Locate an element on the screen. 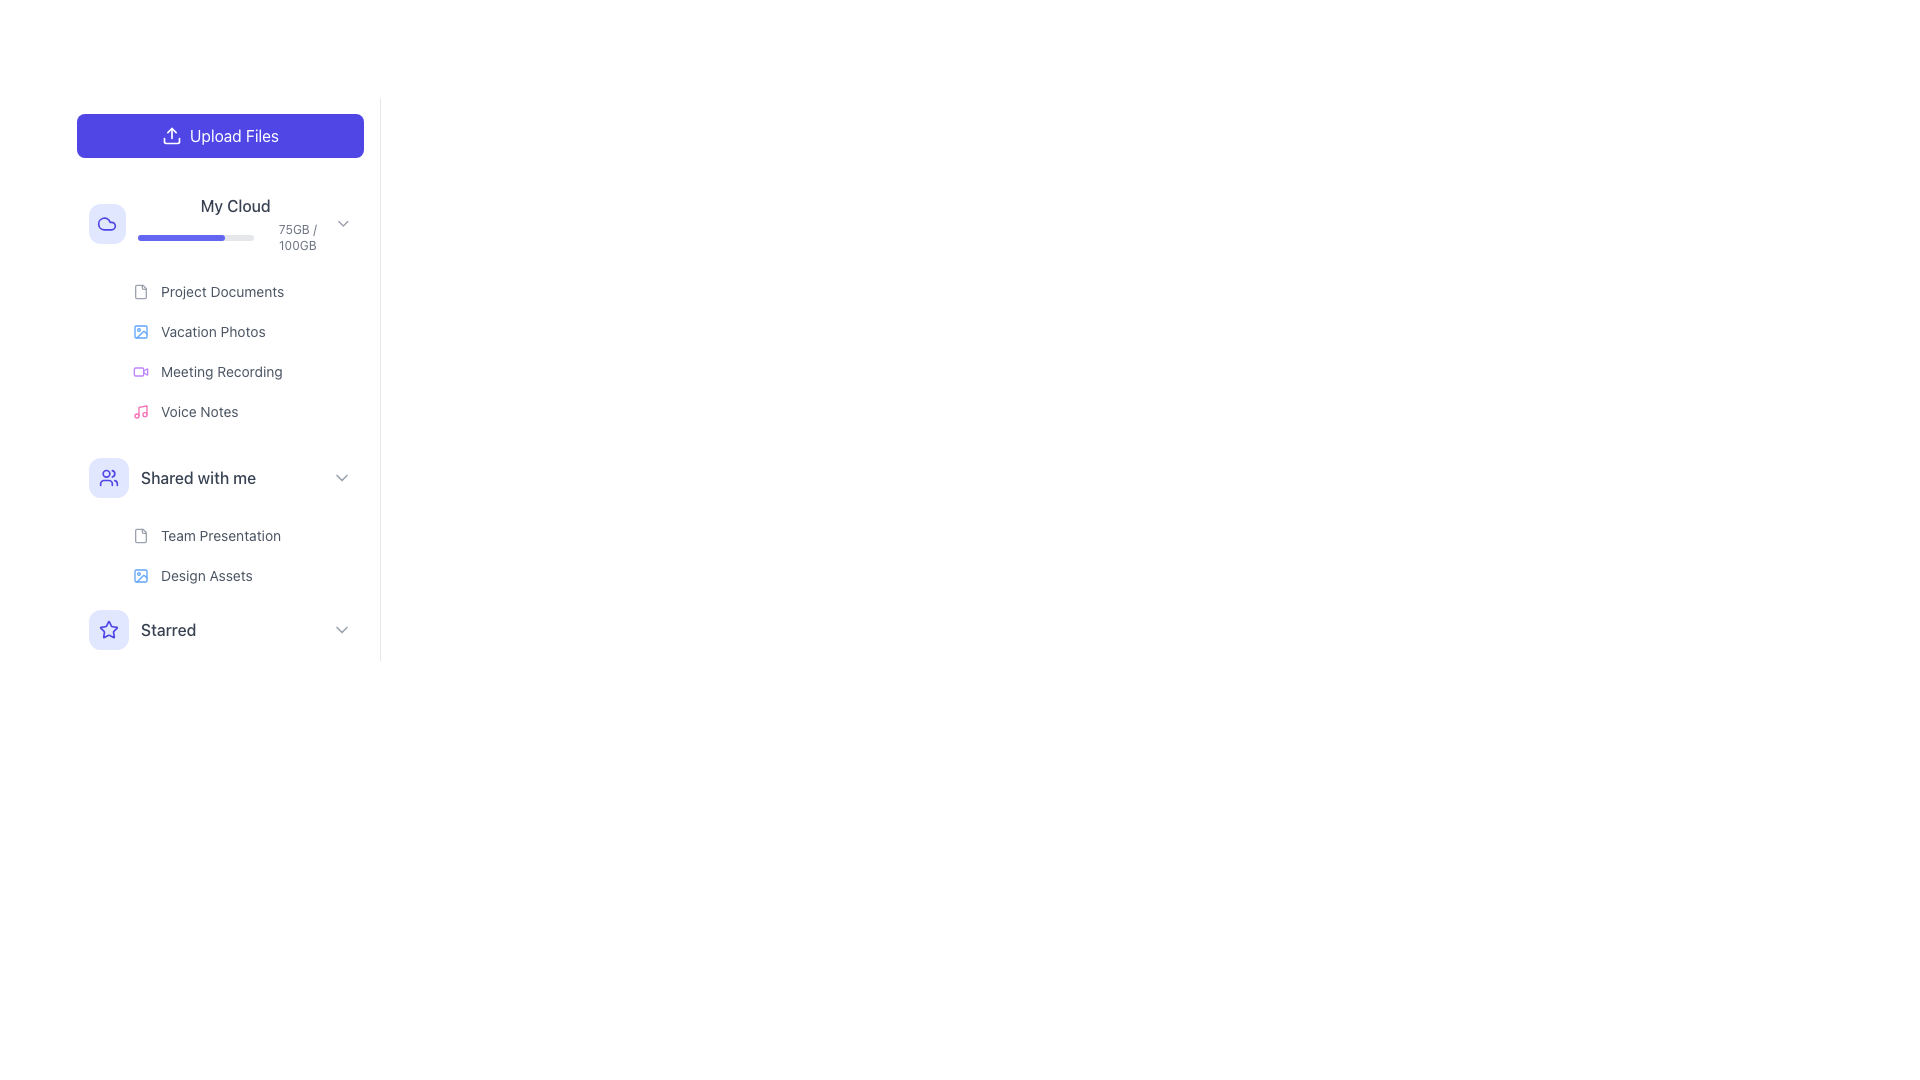 Image resolution: width=1920 pixels, height=1080 pixels. the 'Project Documents' text label located under the 'My Cloud' section, which is visually associated with a document icon is located at coordinates (222, 292).